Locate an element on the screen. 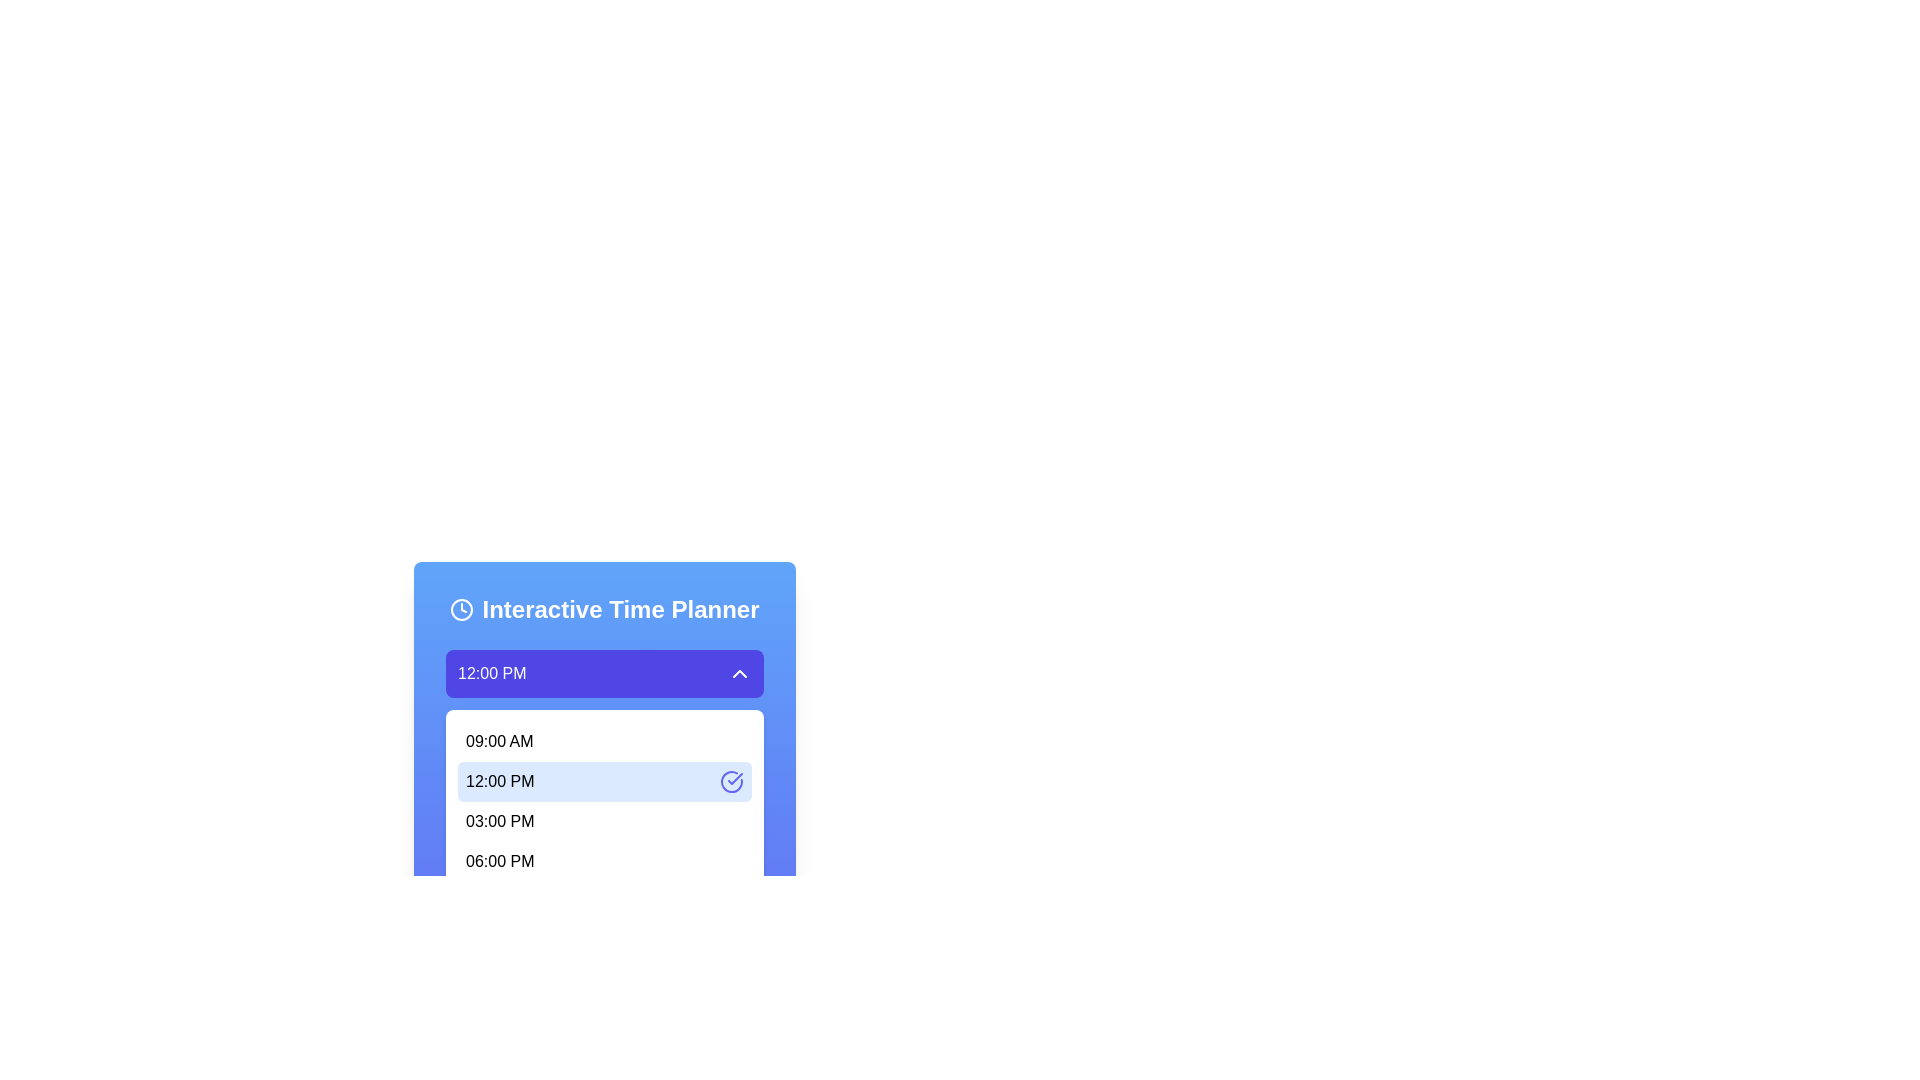 The image size is (1920, 1080). displayed text '12:00 PM' from the static text element styled in white font on a blue rectangular background located at the top of the dropdown menu is located at coordinates (492, 674).